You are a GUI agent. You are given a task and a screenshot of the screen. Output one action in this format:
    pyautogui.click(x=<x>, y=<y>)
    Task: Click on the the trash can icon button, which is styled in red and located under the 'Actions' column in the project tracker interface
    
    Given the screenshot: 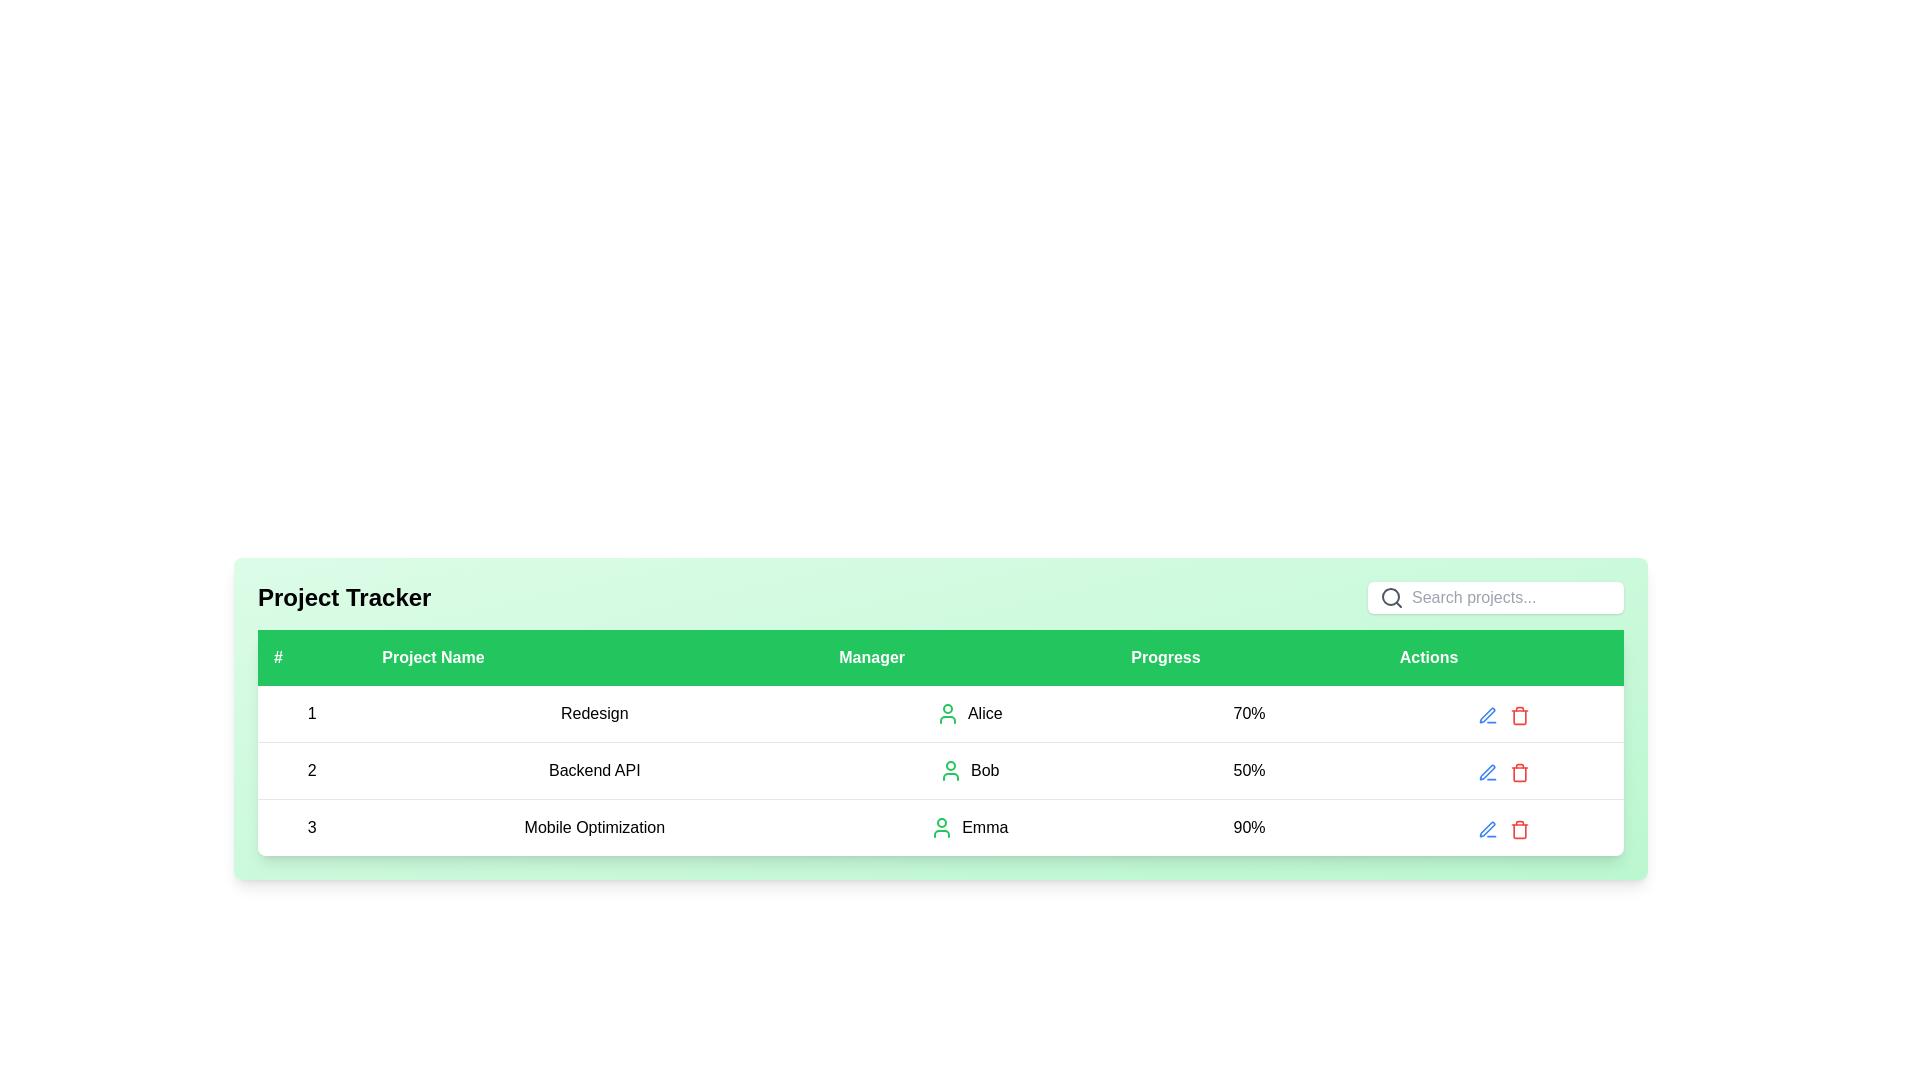 What is the action you would take?
    pyautogui.click(x=1519, y=829)
    